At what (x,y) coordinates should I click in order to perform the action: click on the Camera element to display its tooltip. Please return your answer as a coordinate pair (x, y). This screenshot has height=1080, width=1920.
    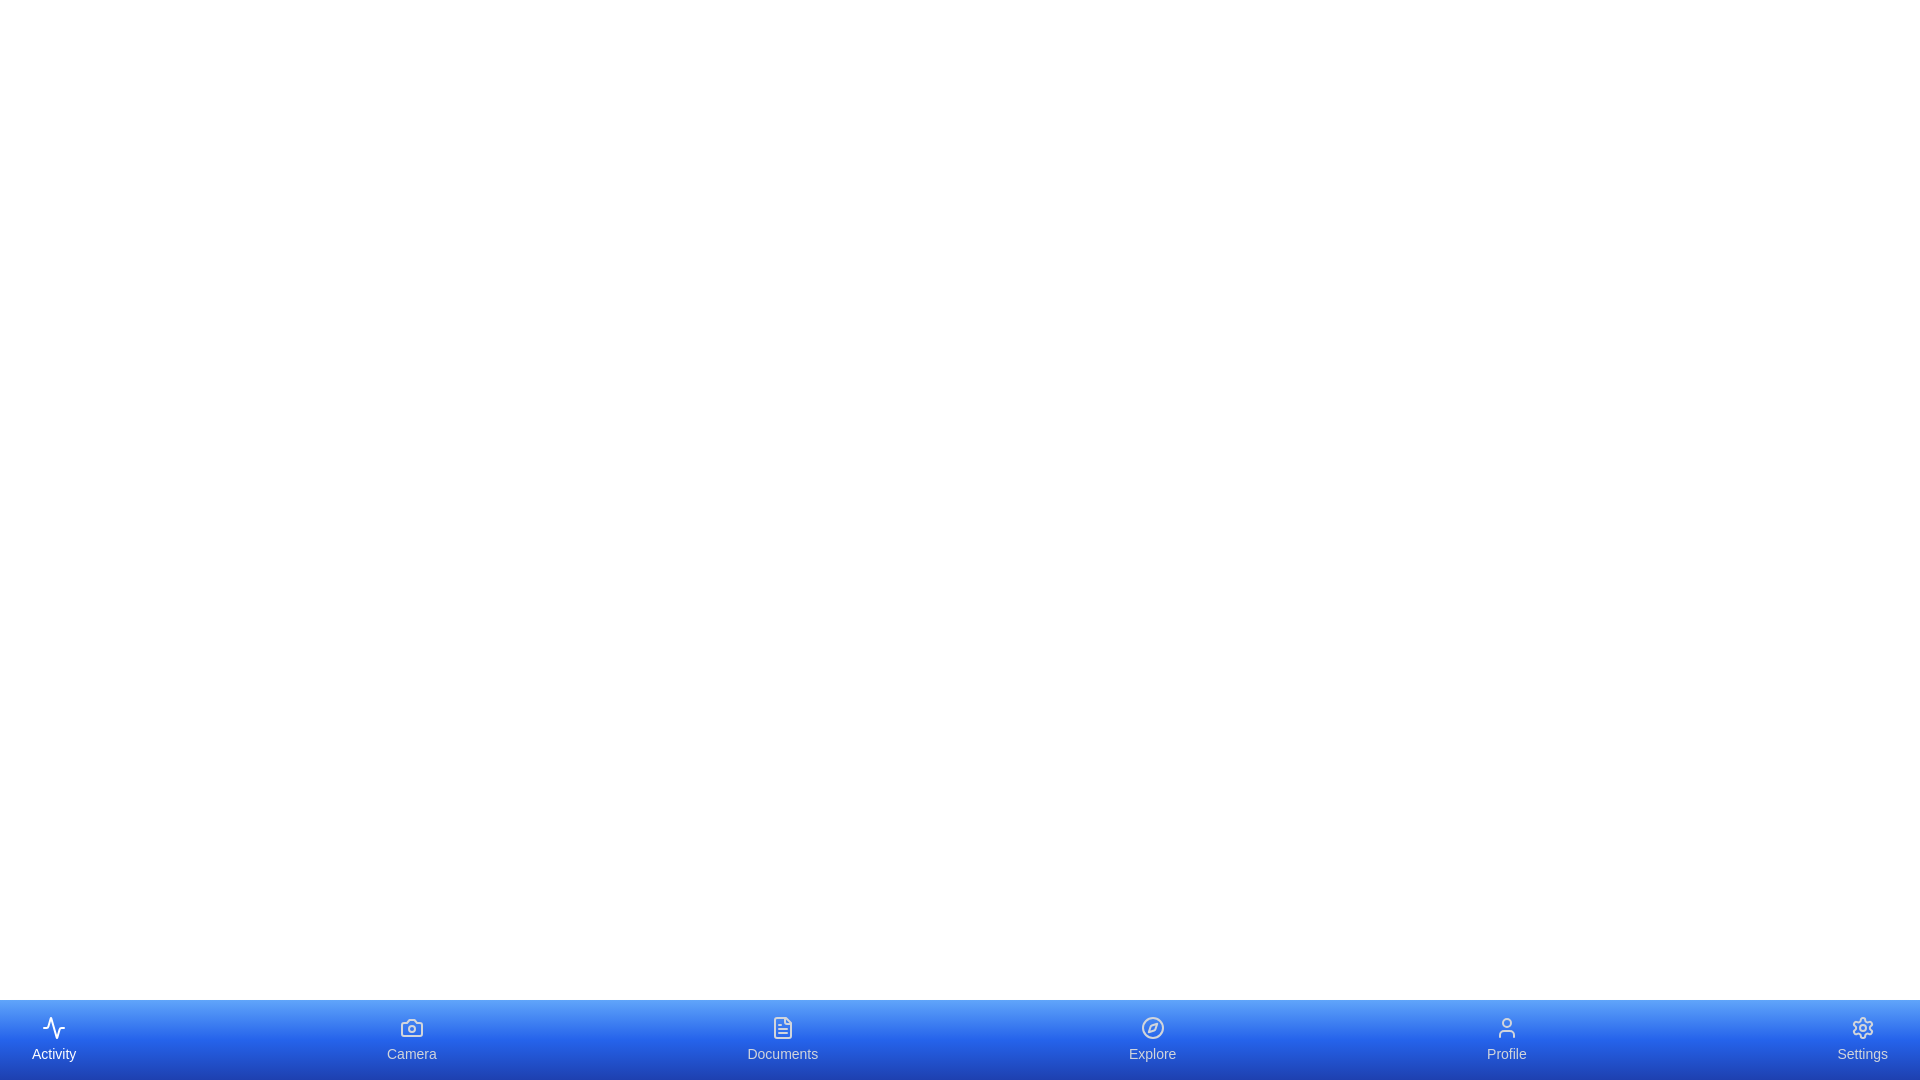
    Looking at the image, I should click on (410, 1039).